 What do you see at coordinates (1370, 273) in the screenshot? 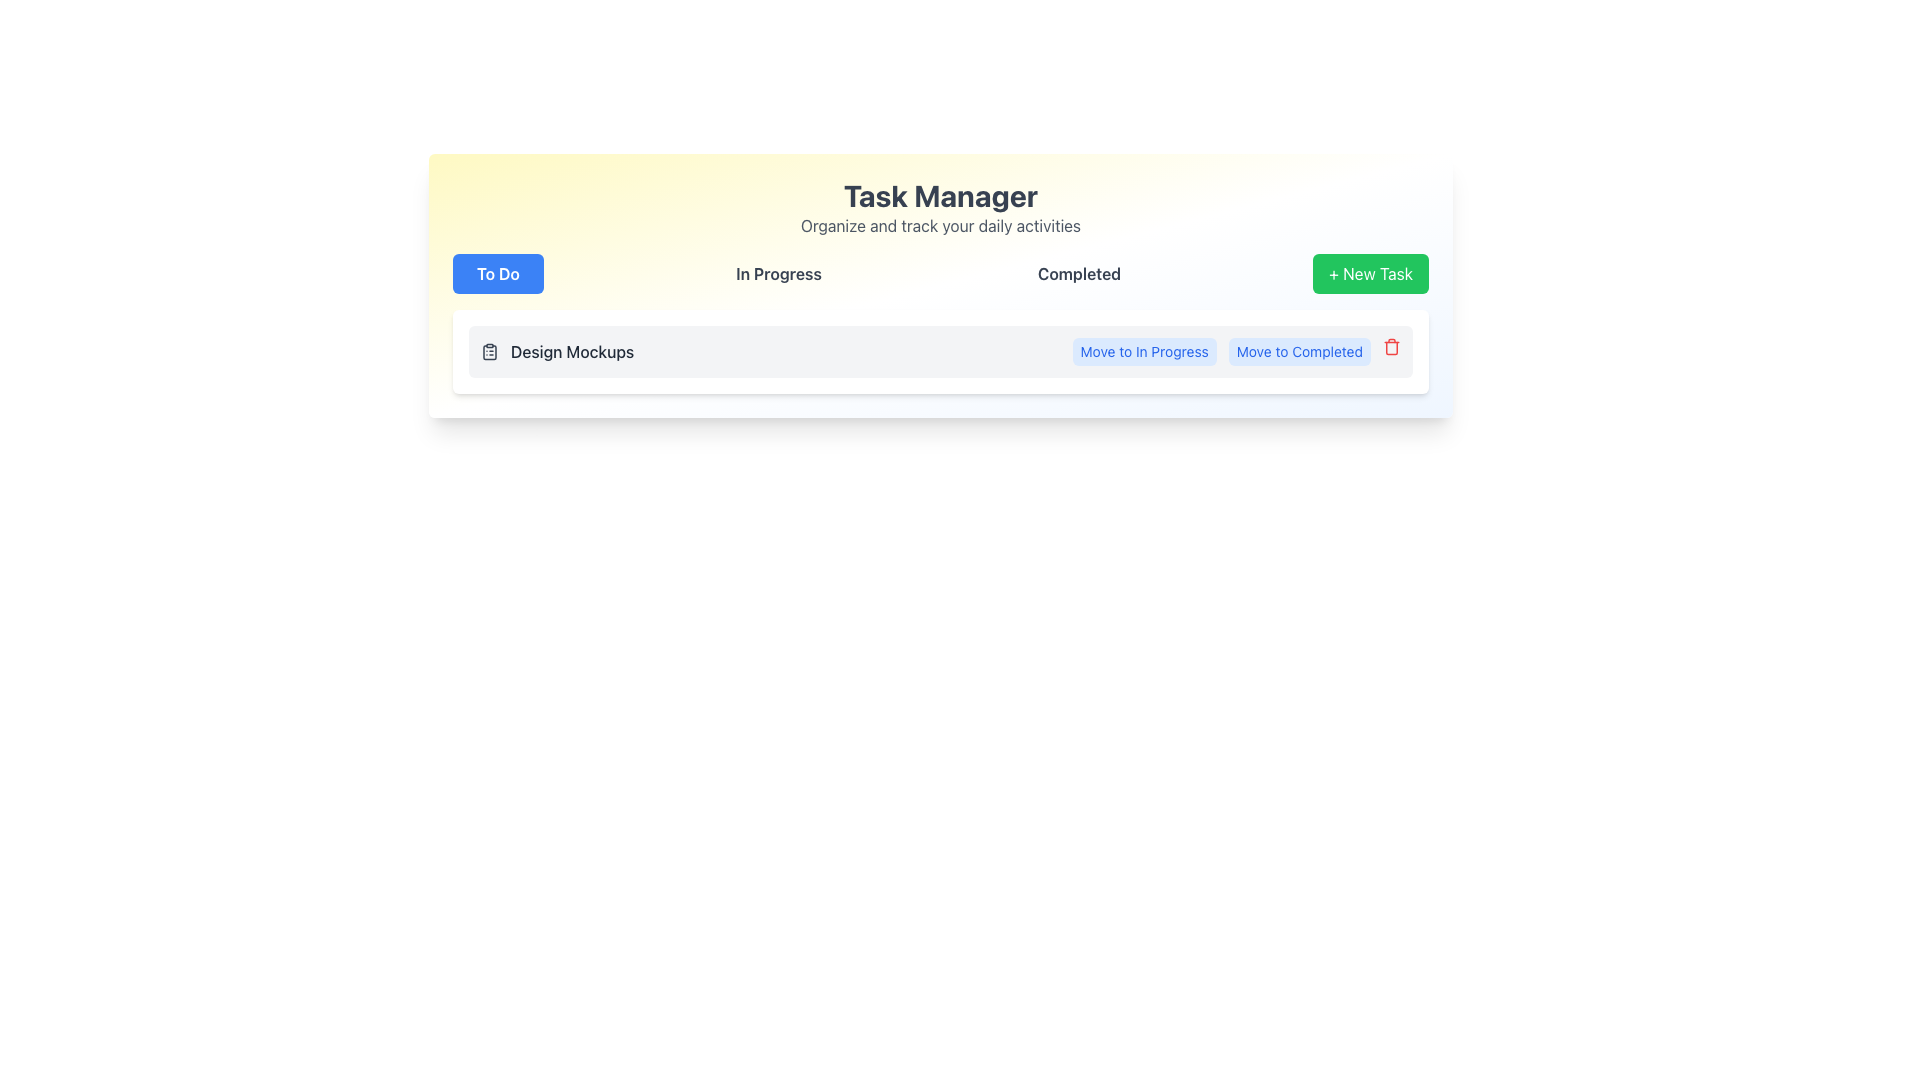
I see `the 'Create New Task' button located at the far-right side of a row of four elements in the task manager interface` at bounding box center [1370, 273].